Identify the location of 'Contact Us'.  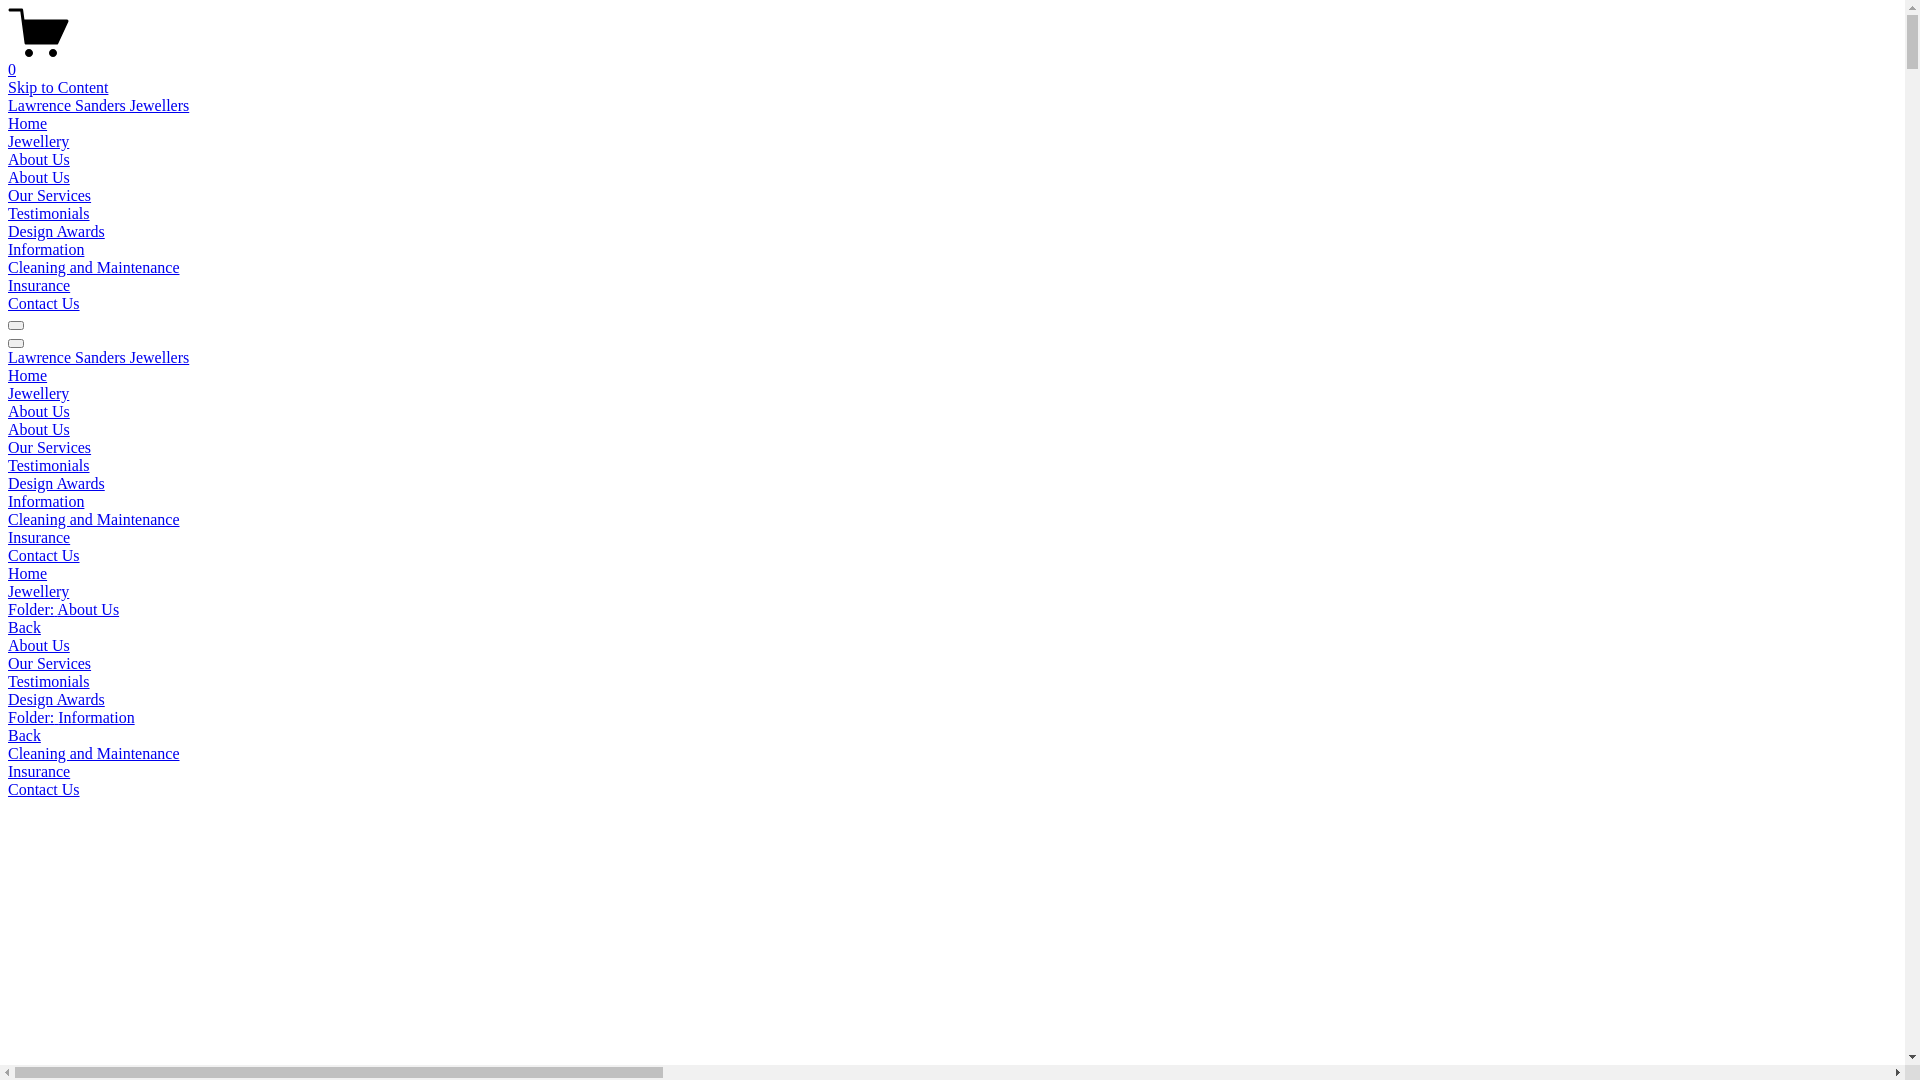
(8, 555).